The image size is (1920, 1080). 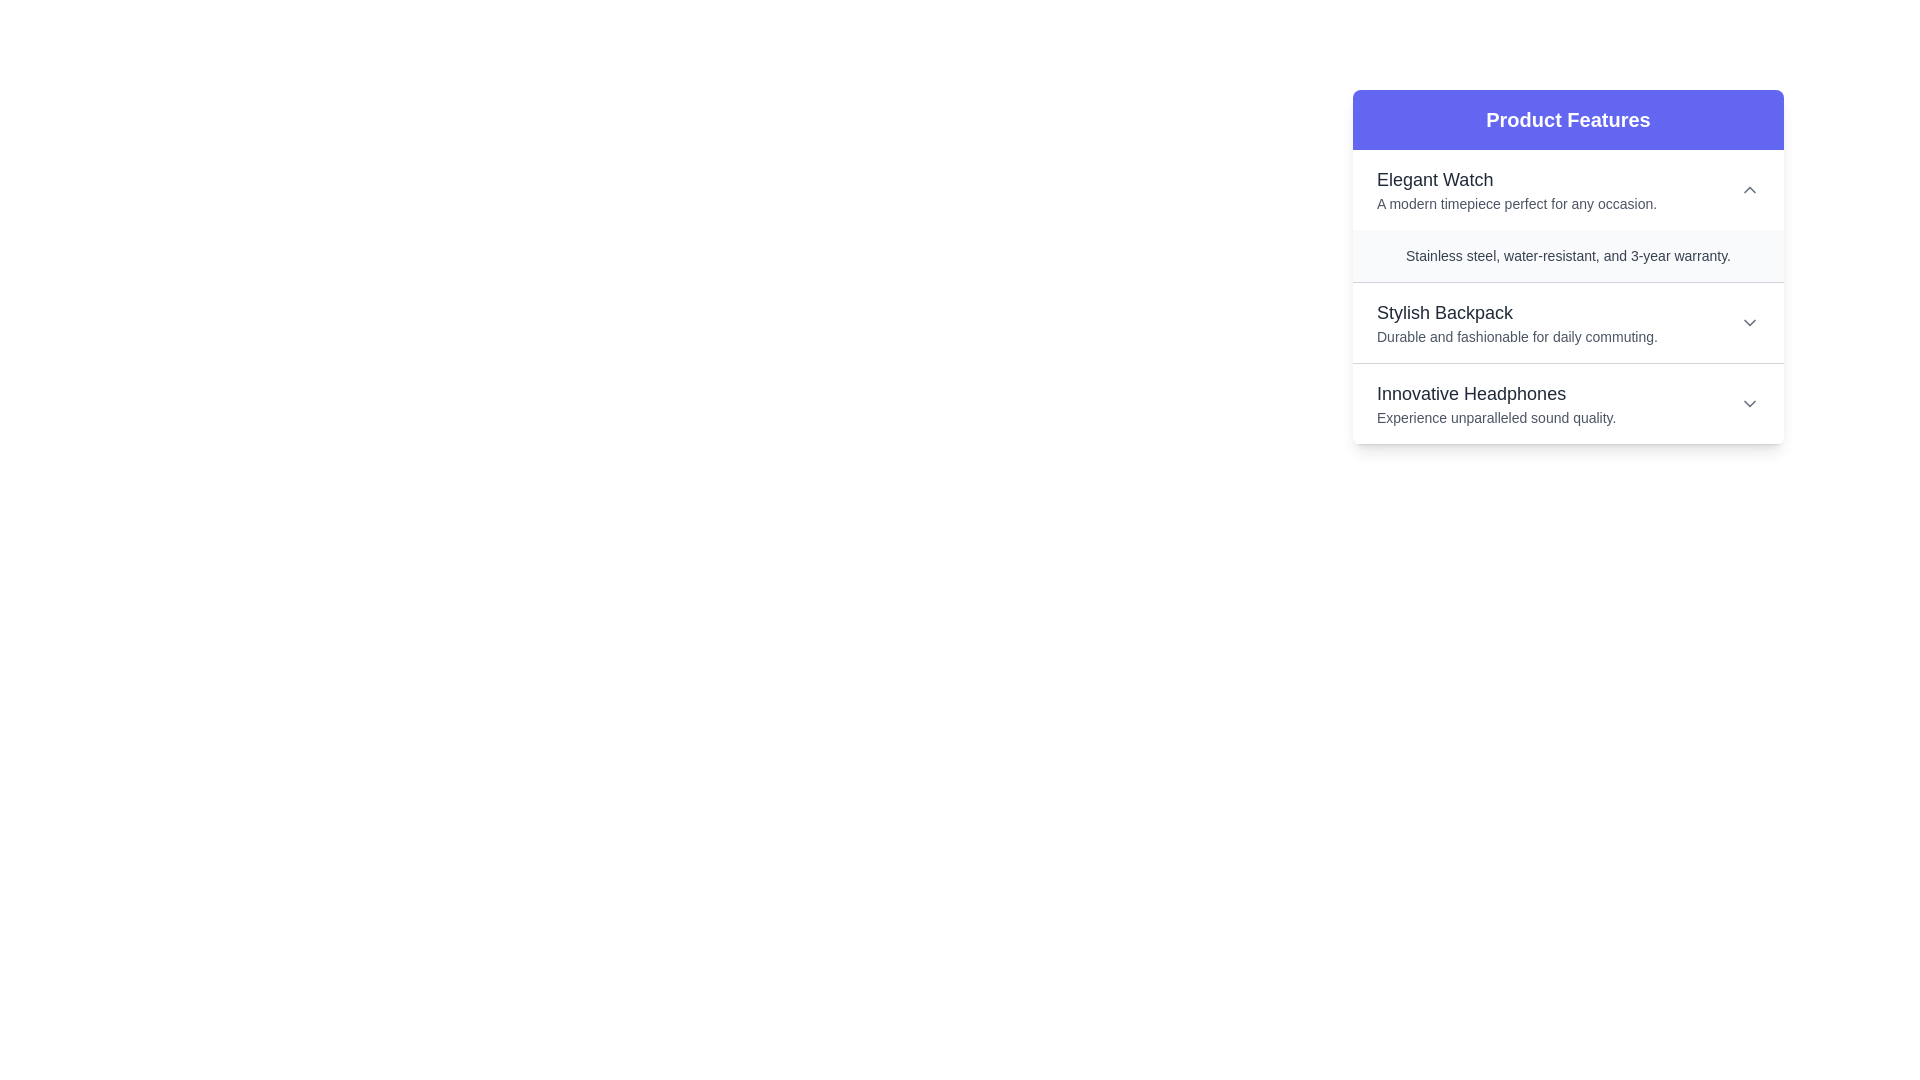 I want to click on the chevron-down icon indicating dropdown functionality, located to the right of 'Innovative Headphones' in the 'Product Features' section, so click(x=1749, y=404).